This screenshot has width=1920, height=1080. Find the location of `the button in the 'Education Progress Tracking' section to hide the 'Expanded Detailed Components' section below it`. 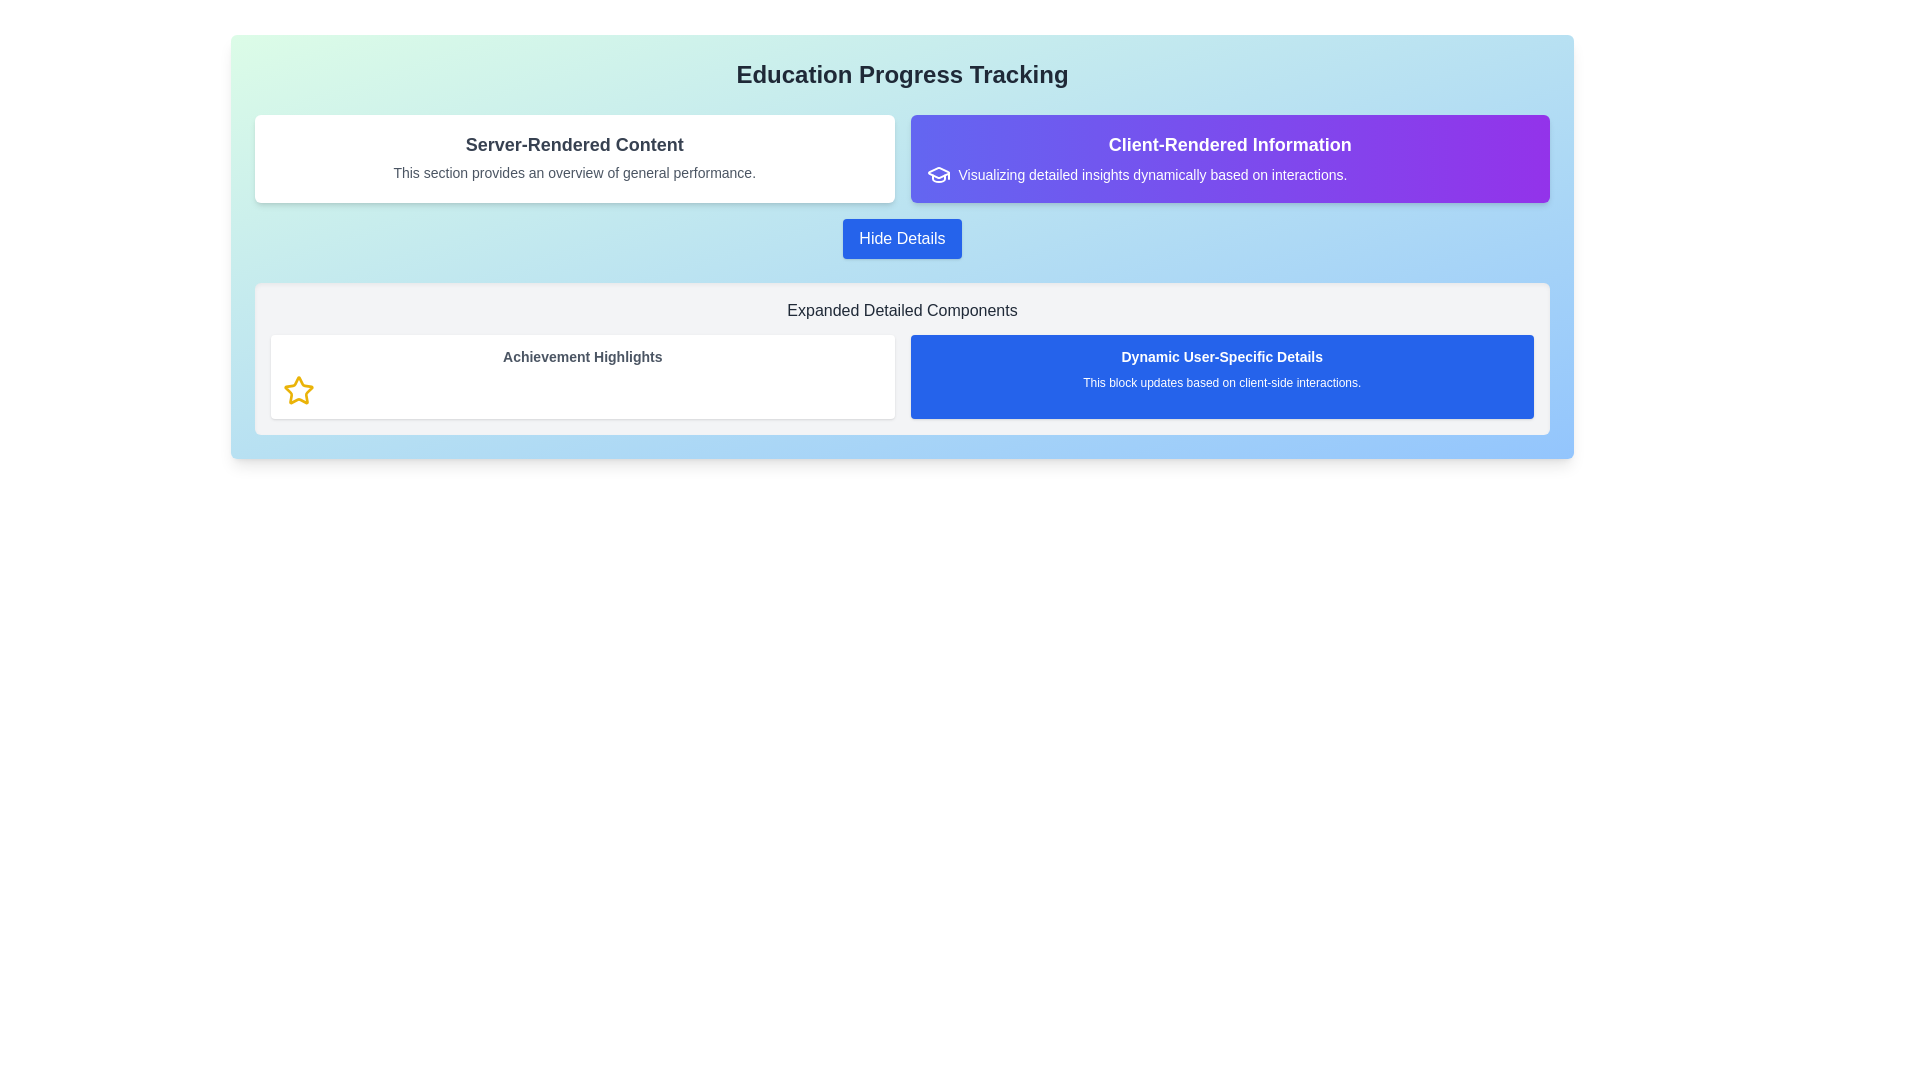

the button in the 'Education Progress Tracking' section to hide the 'Expanded Detailed Components' section below it is located at coordinates (901, 238).